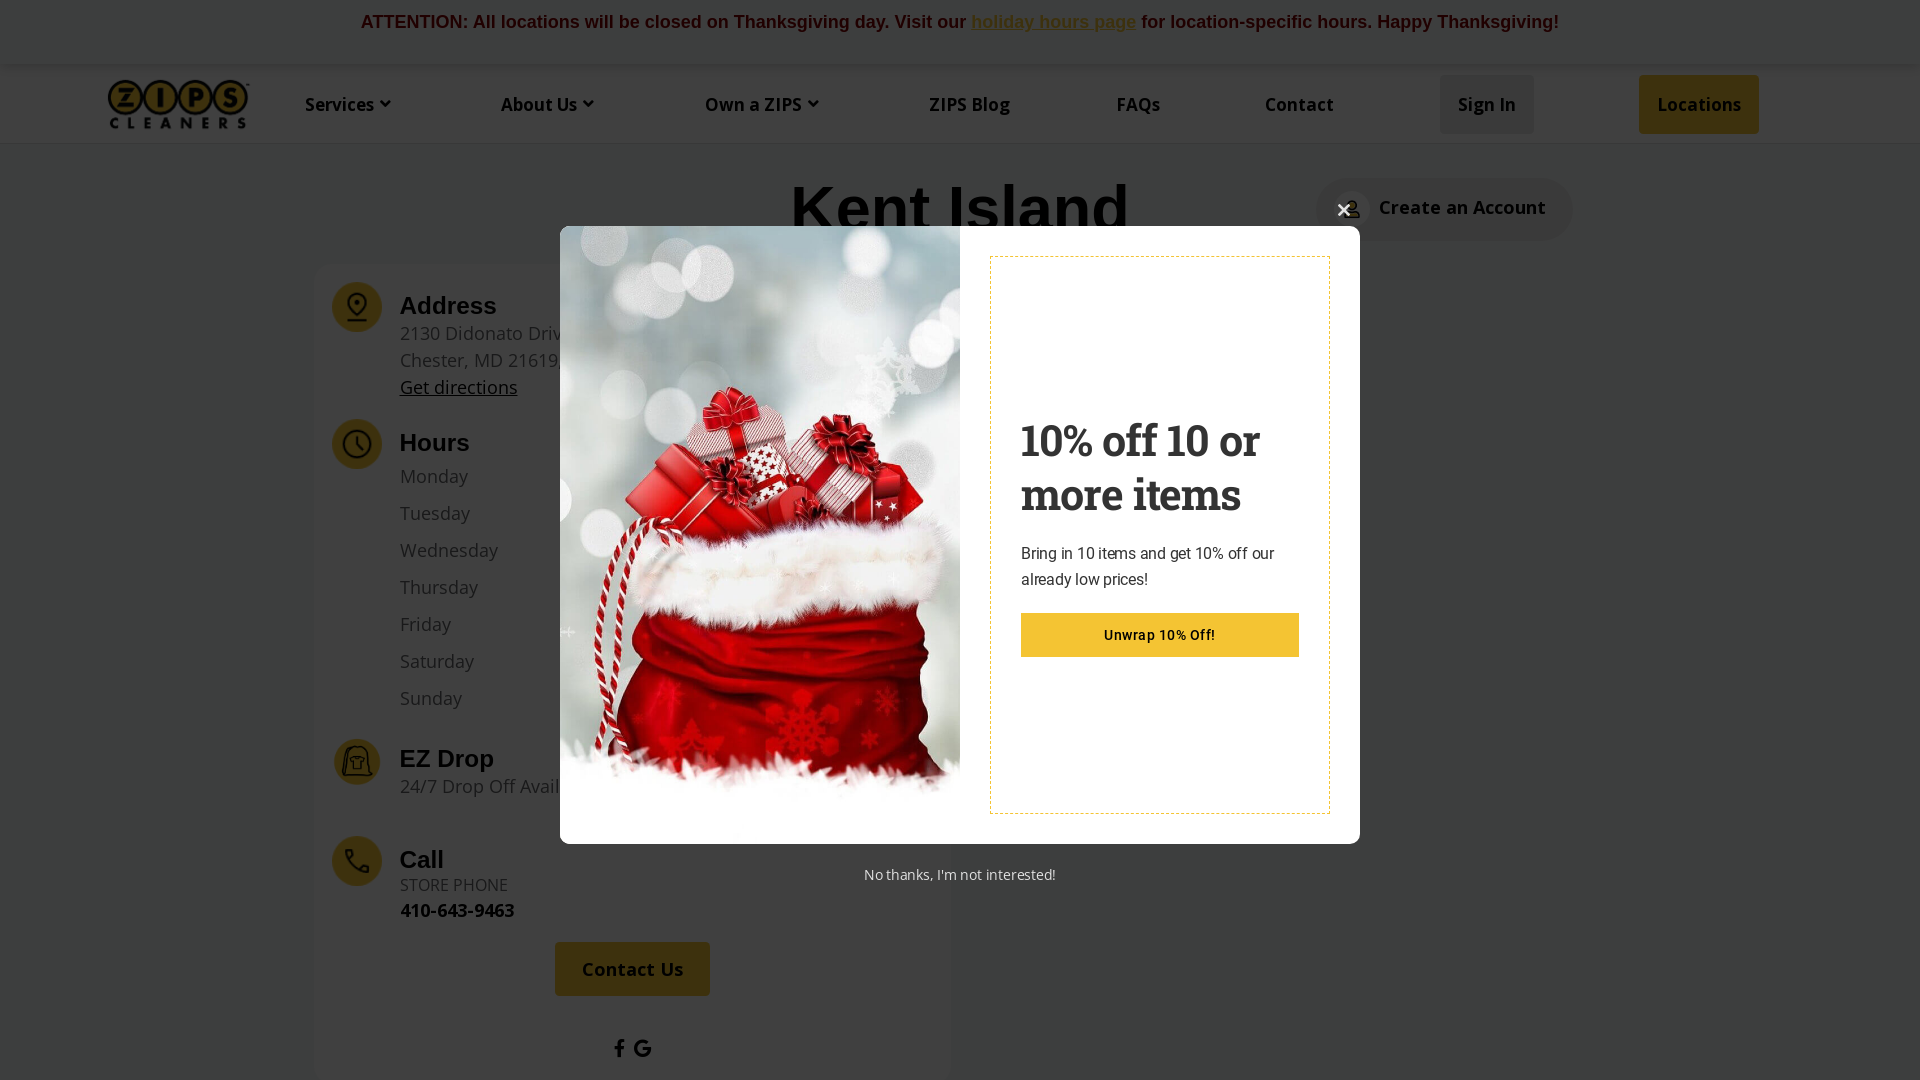  Describe the element at coordinates (1052, 22) in the screenshot. I see `'holiday hours page'` at that location.